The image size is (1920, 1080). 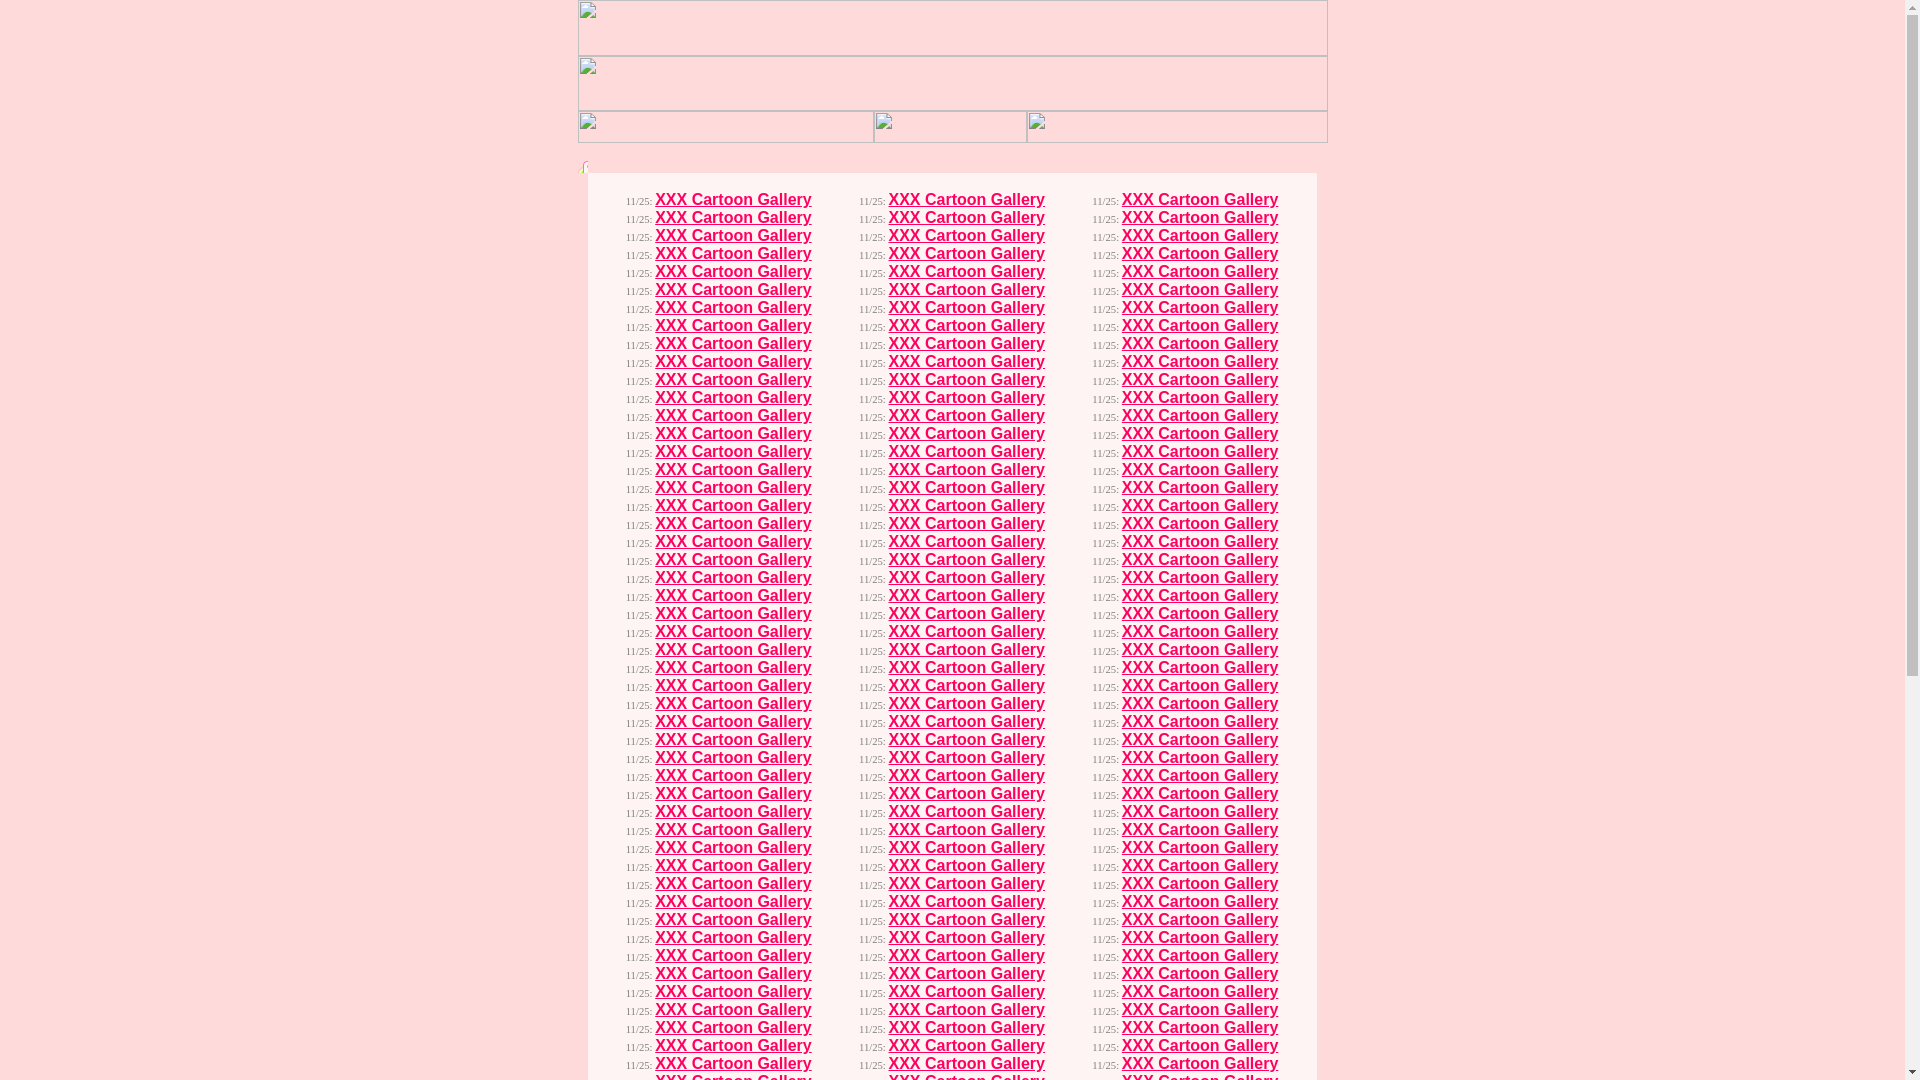 What do you see at coordinates (732, 252) in the screenshot?
I see `'XXX Cartoon Gallery'` at bounding box center [732, 252].